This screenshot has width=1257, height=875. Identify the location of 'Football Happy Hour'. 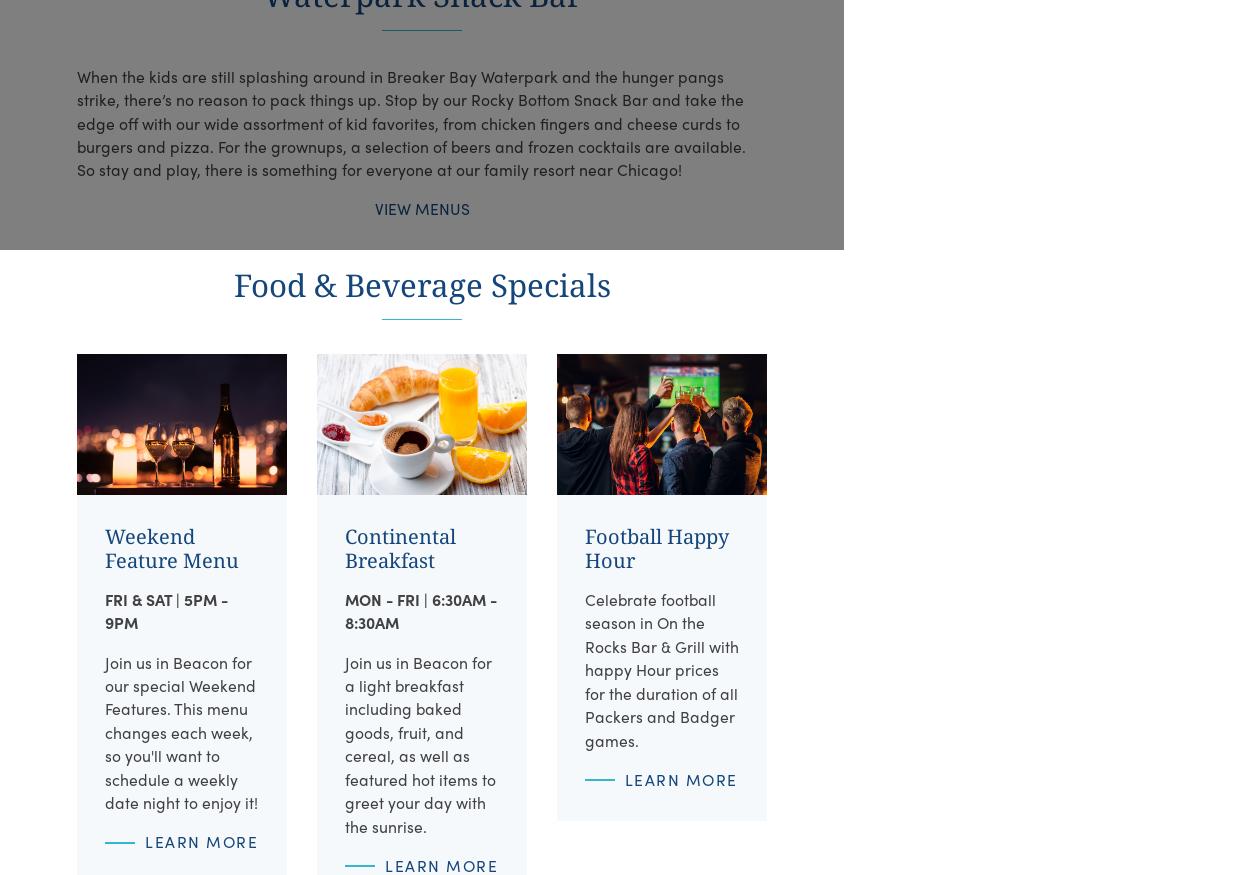
(655, 547).